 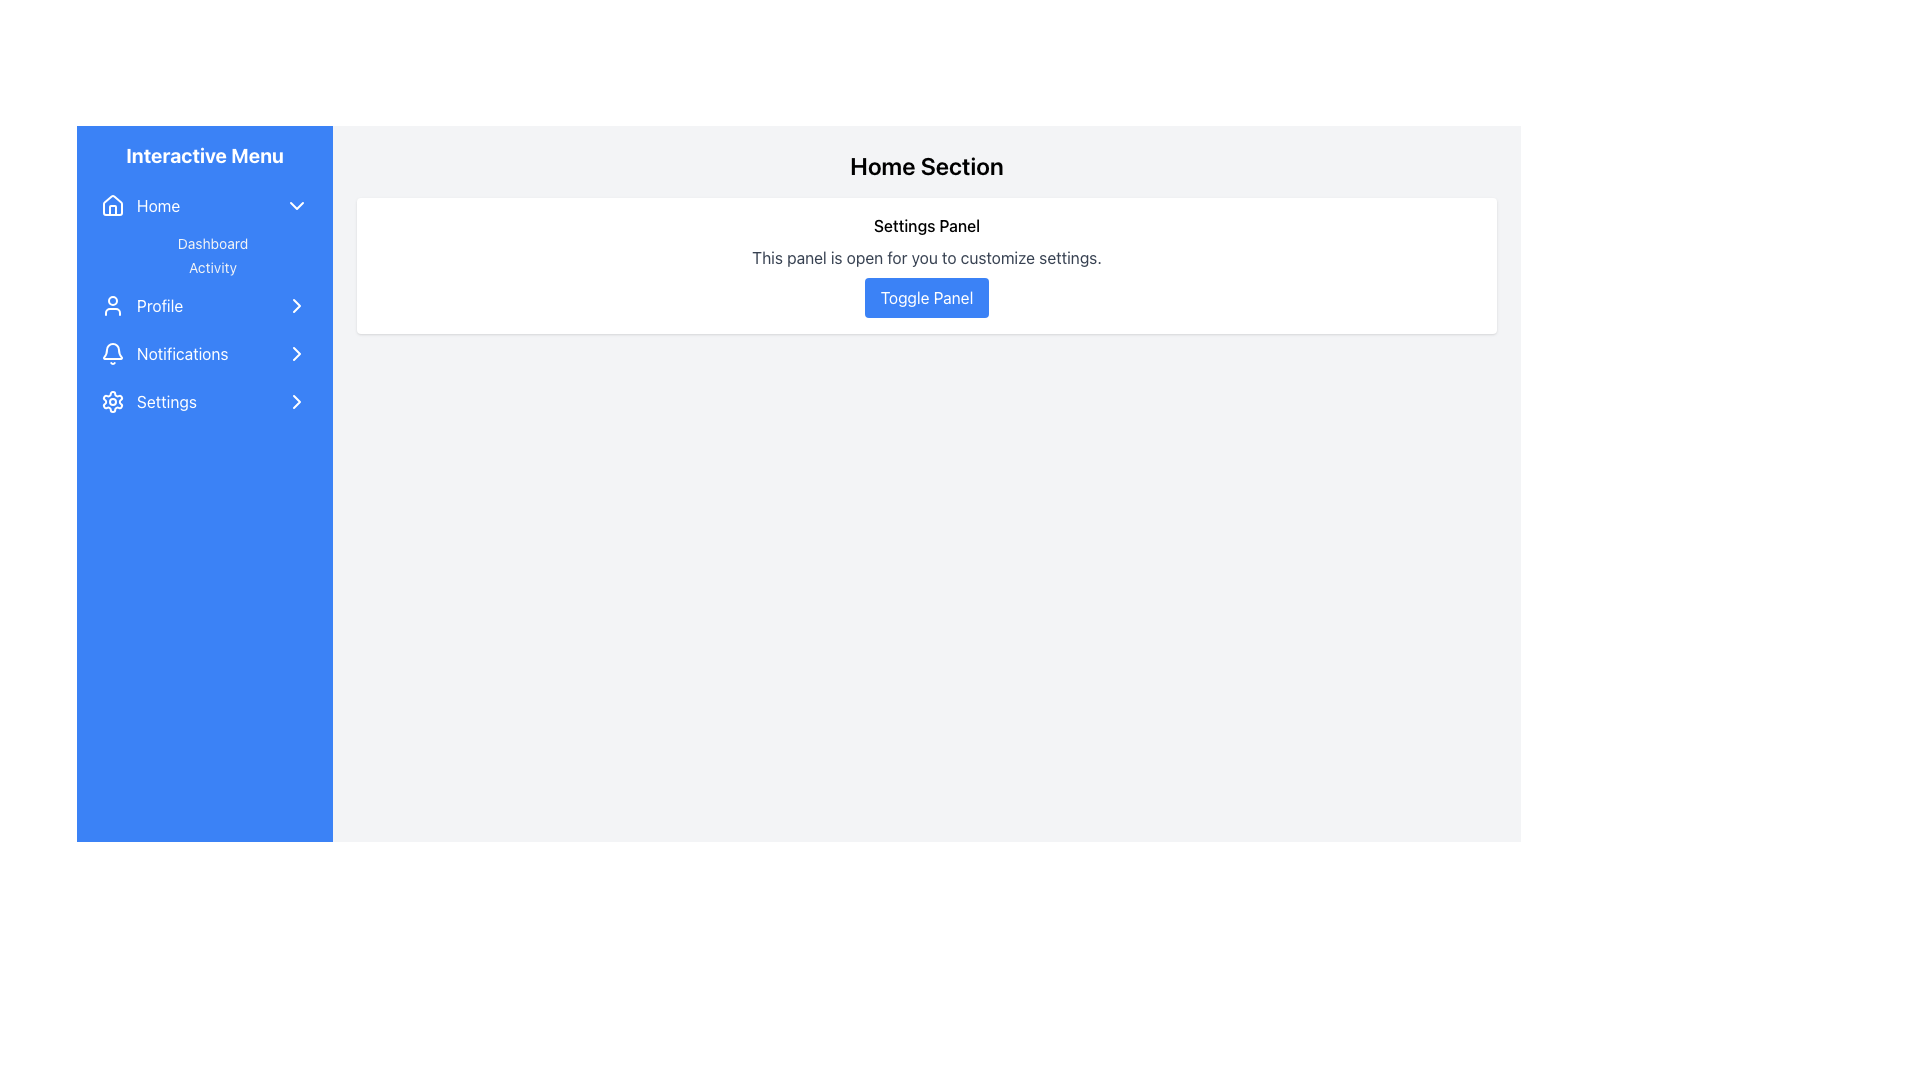 I want to click on the icon/button located at the far-right edge of the 'Profile' menu item in the sidebar navigation, so click(x=296, y=305).